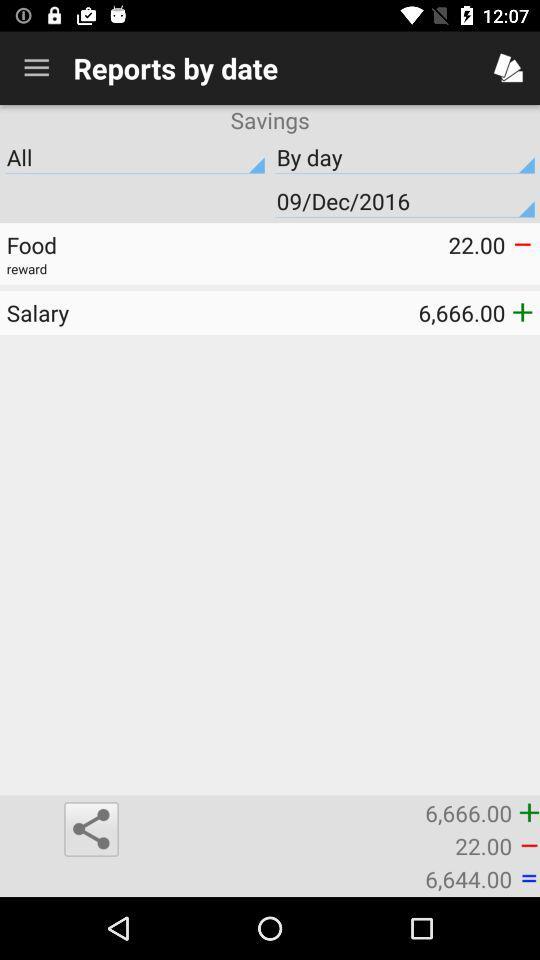 Image resolution: width=540 pixels, height=960 pixels. What do you see at coordinates (135, 156) in the screenshot?
I see `the item above 09/dec/2016` at bounding box center [135, 156].